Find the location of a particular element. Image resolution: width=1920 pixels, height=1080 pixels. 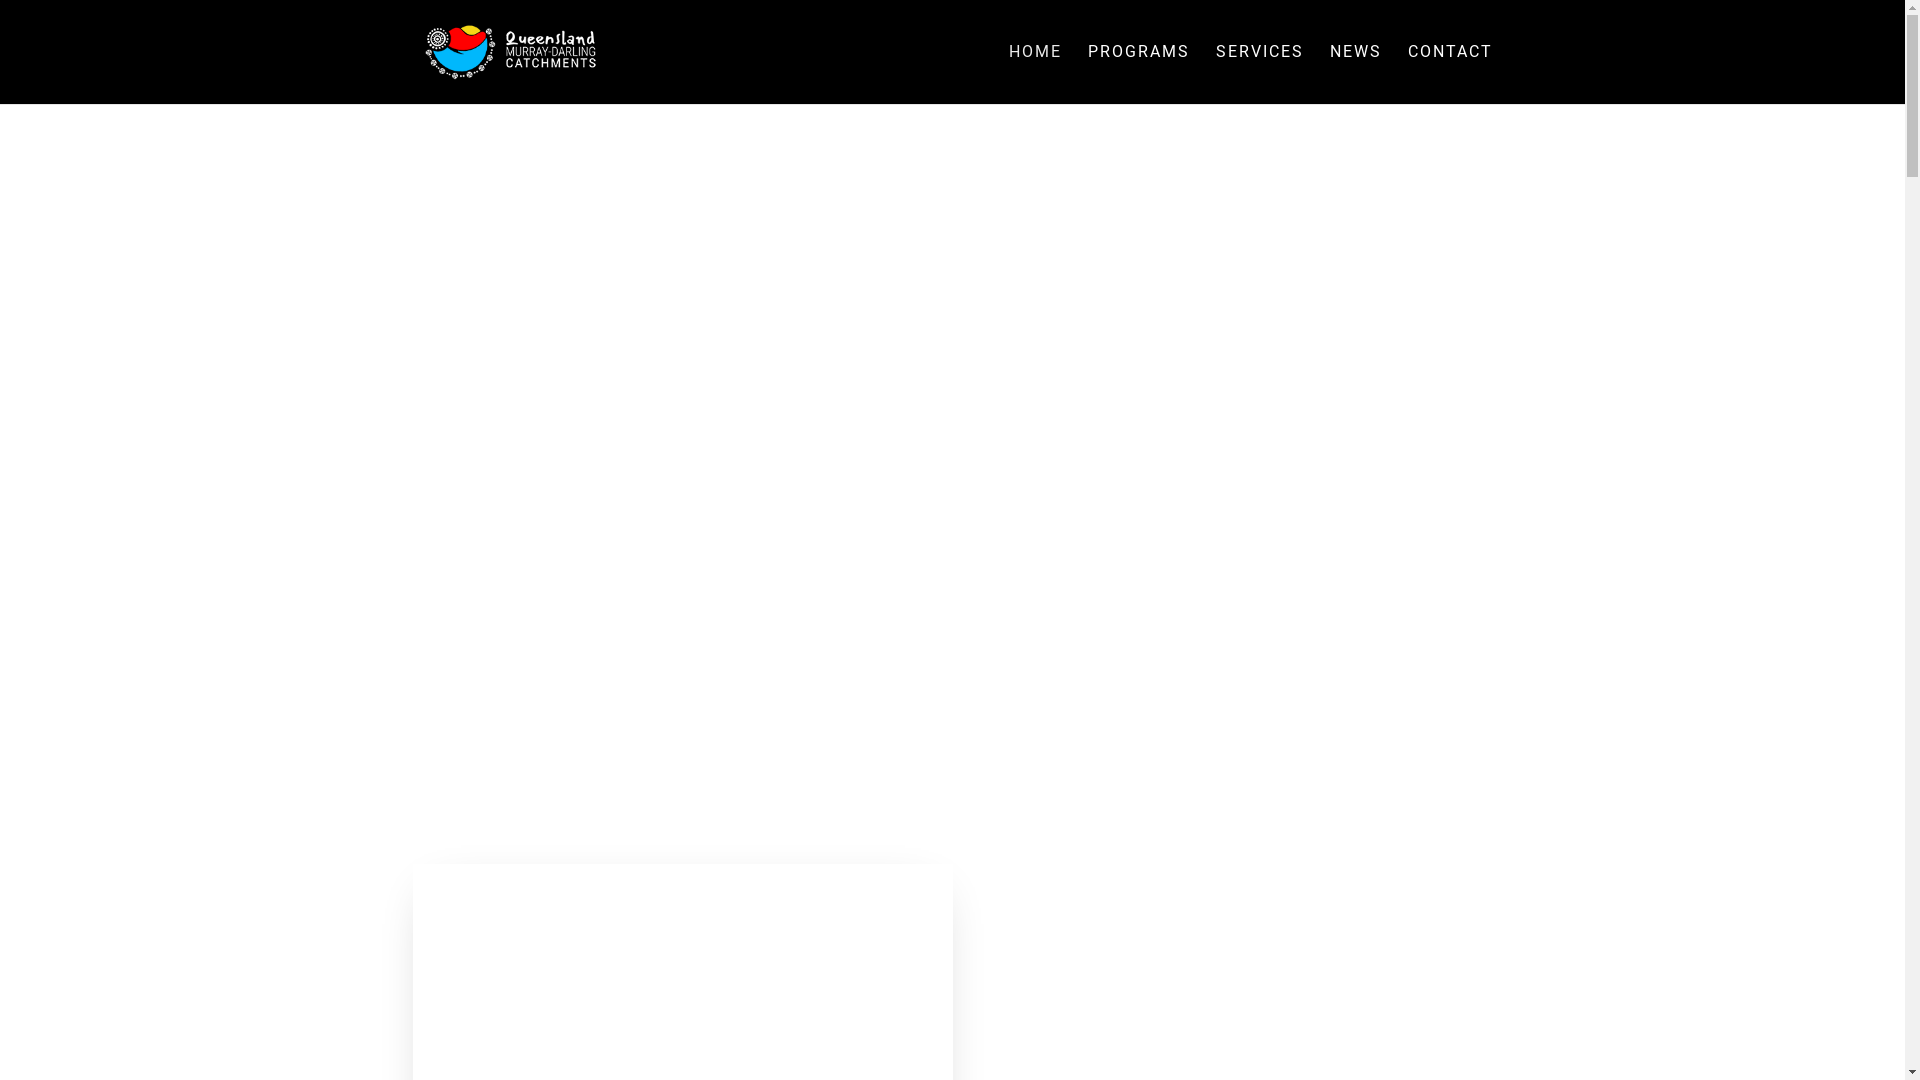

'CONTACT' is located at coordinates (1450, 73).